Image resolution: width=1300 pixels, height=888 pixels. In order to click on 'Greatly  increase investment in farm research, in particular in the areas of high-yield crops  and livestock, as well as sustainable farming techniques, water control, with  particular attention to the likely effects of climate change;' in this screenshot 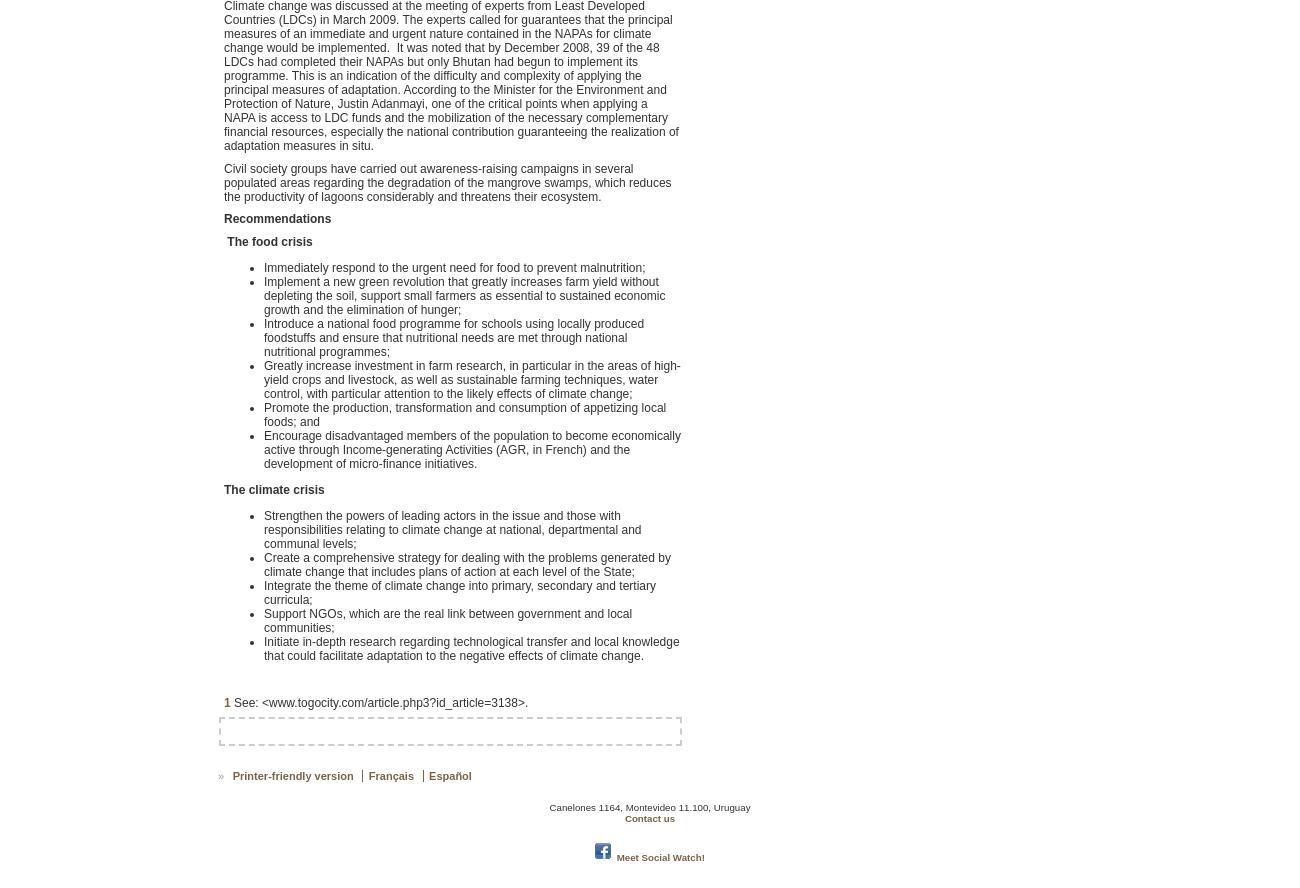, I will do `click(470, 378)`.